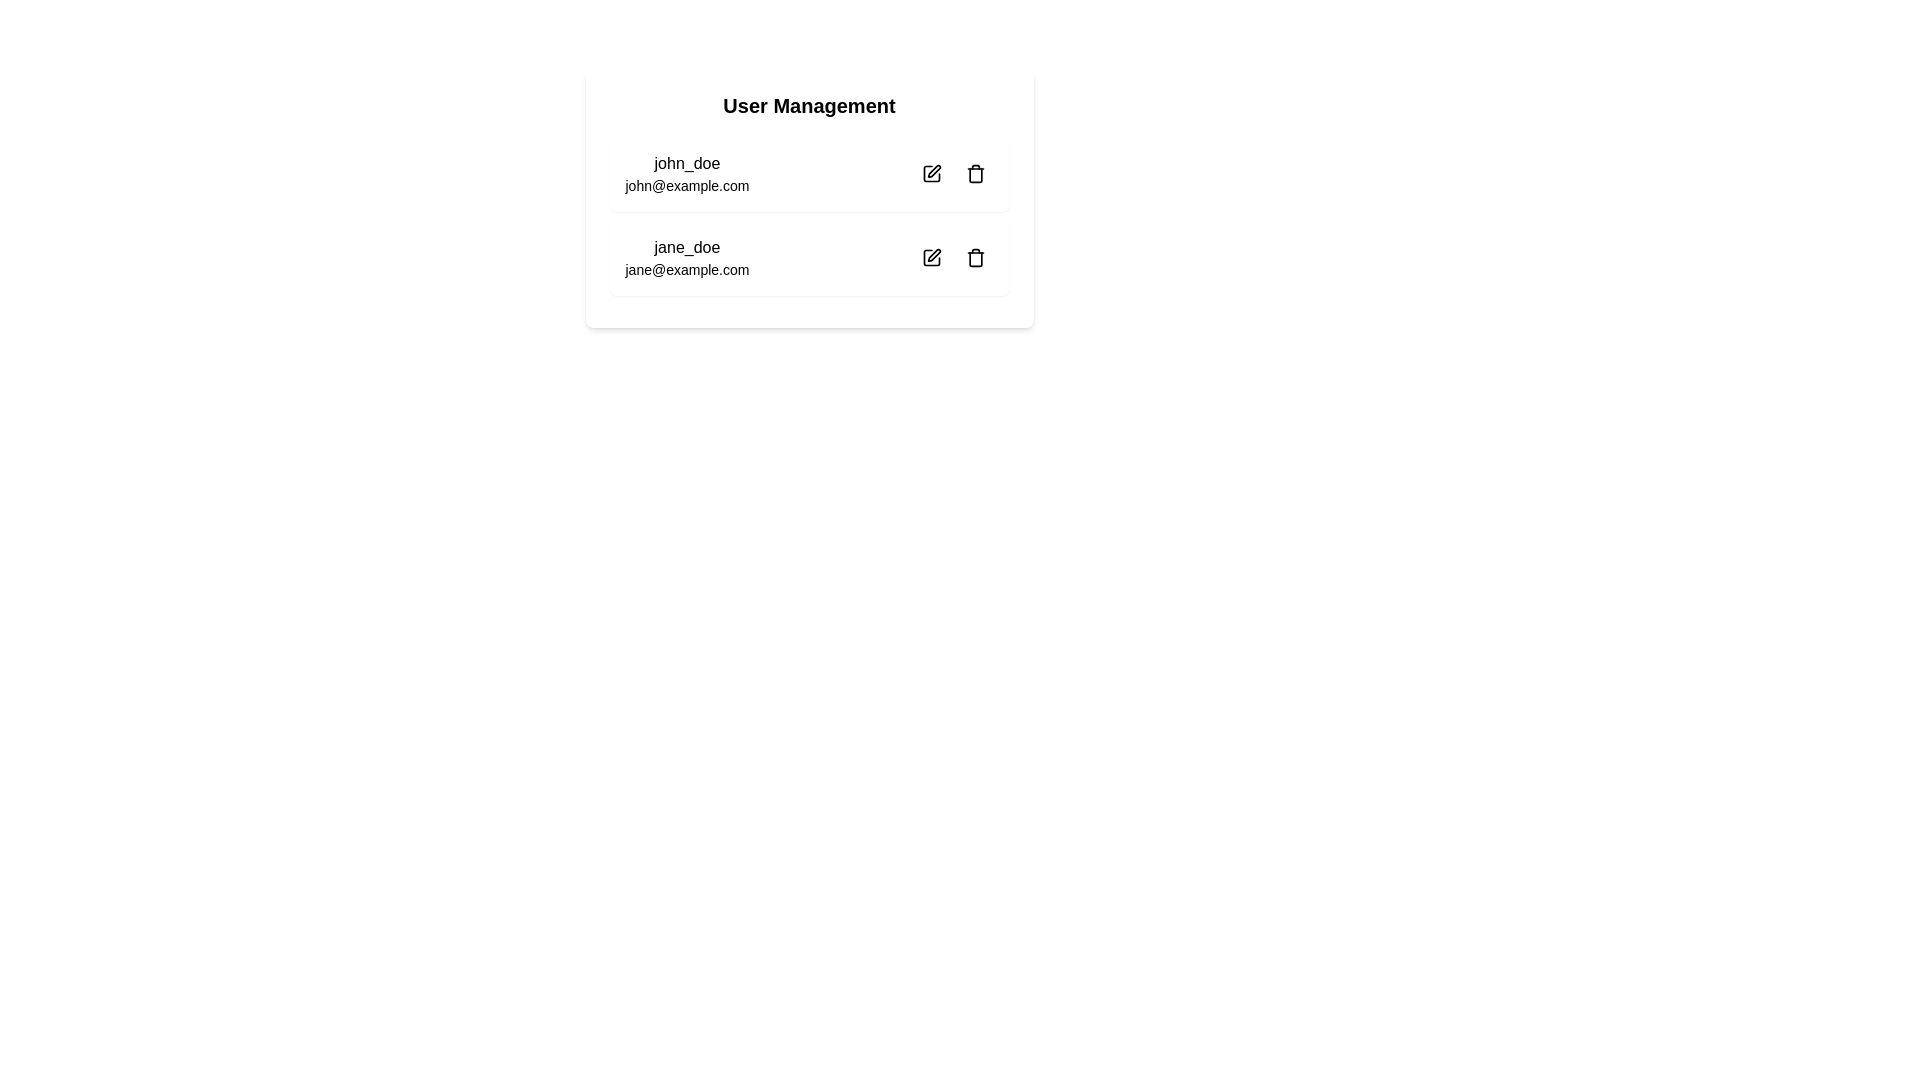  What do you see at coordinates (975, 174) in the screenshot?
I see `the central part of the trash bin icon, which is a vertical rectangular shape with a curved top and bottom, located on the right side of the first user entry` at bounding box center [975, 174].